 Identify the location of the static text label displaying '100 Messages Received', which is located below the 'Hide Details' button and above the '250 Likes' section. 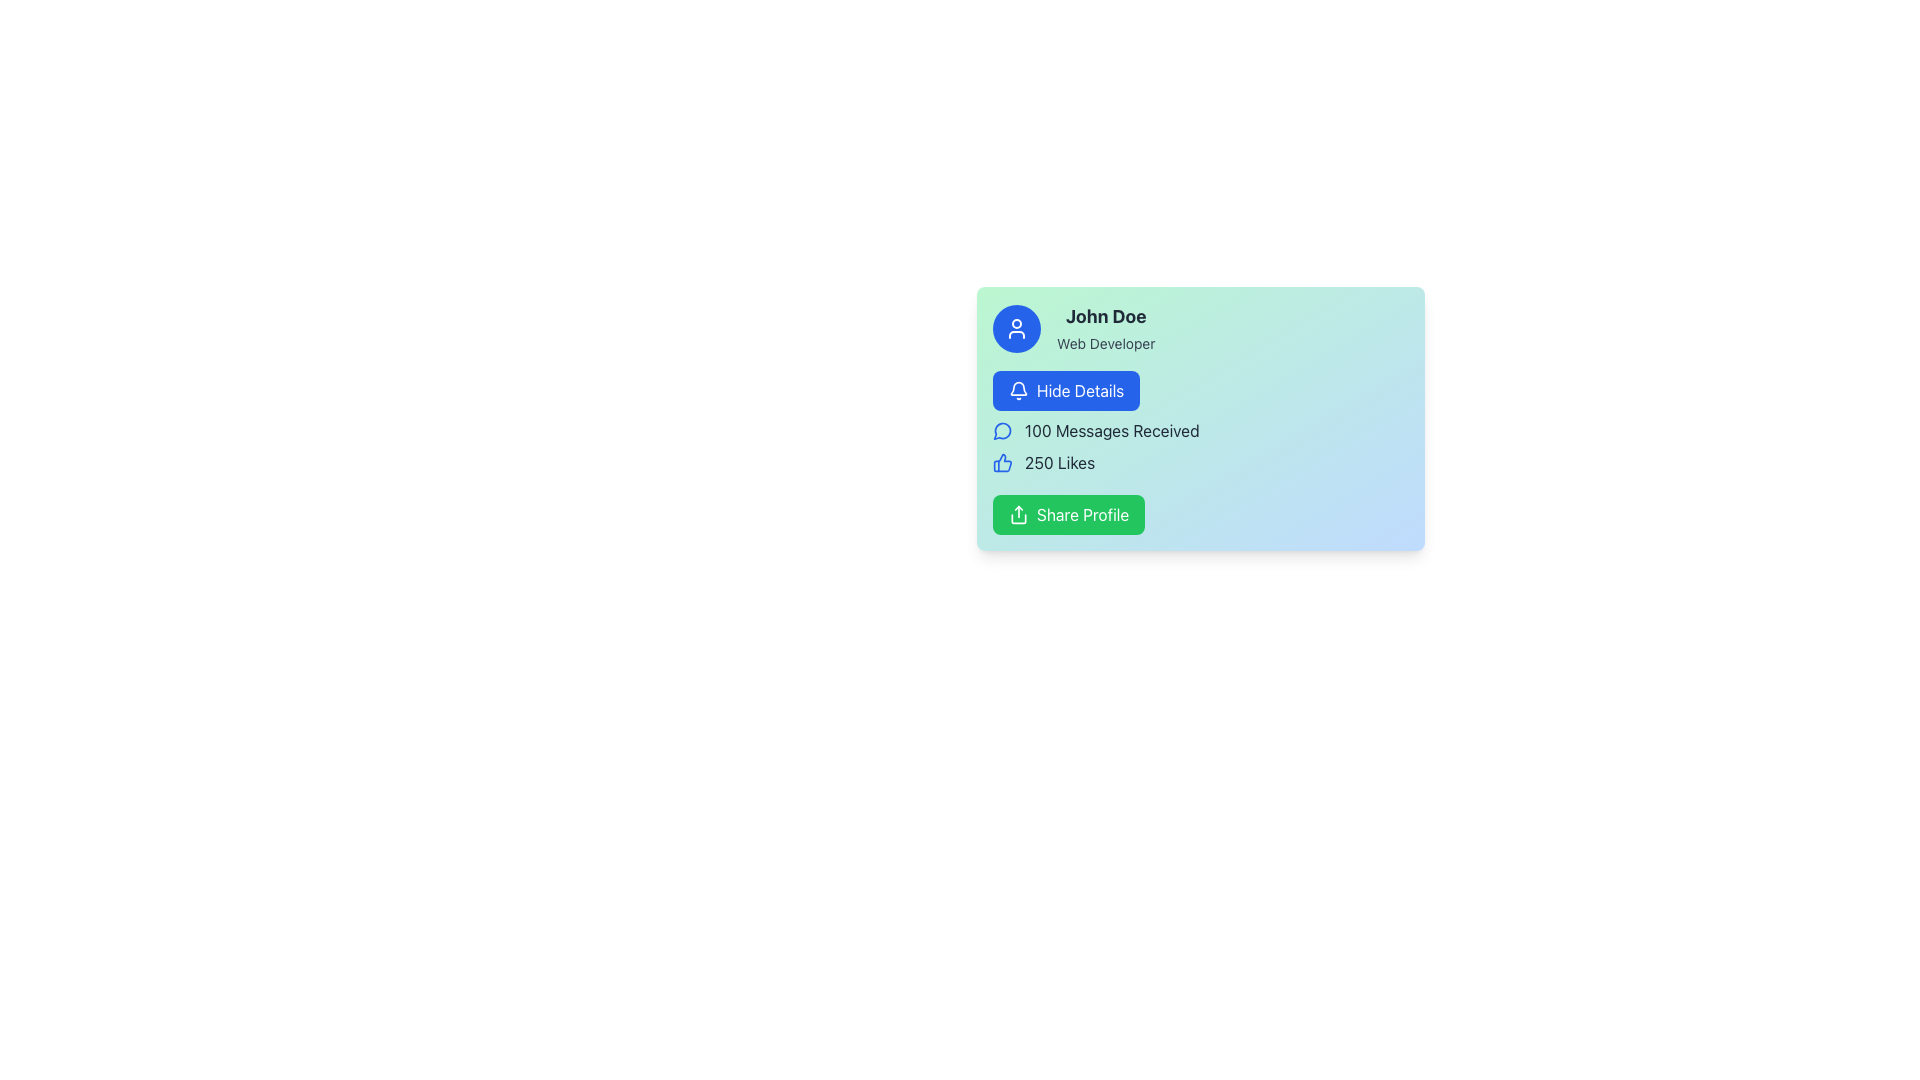
(1111, 430).